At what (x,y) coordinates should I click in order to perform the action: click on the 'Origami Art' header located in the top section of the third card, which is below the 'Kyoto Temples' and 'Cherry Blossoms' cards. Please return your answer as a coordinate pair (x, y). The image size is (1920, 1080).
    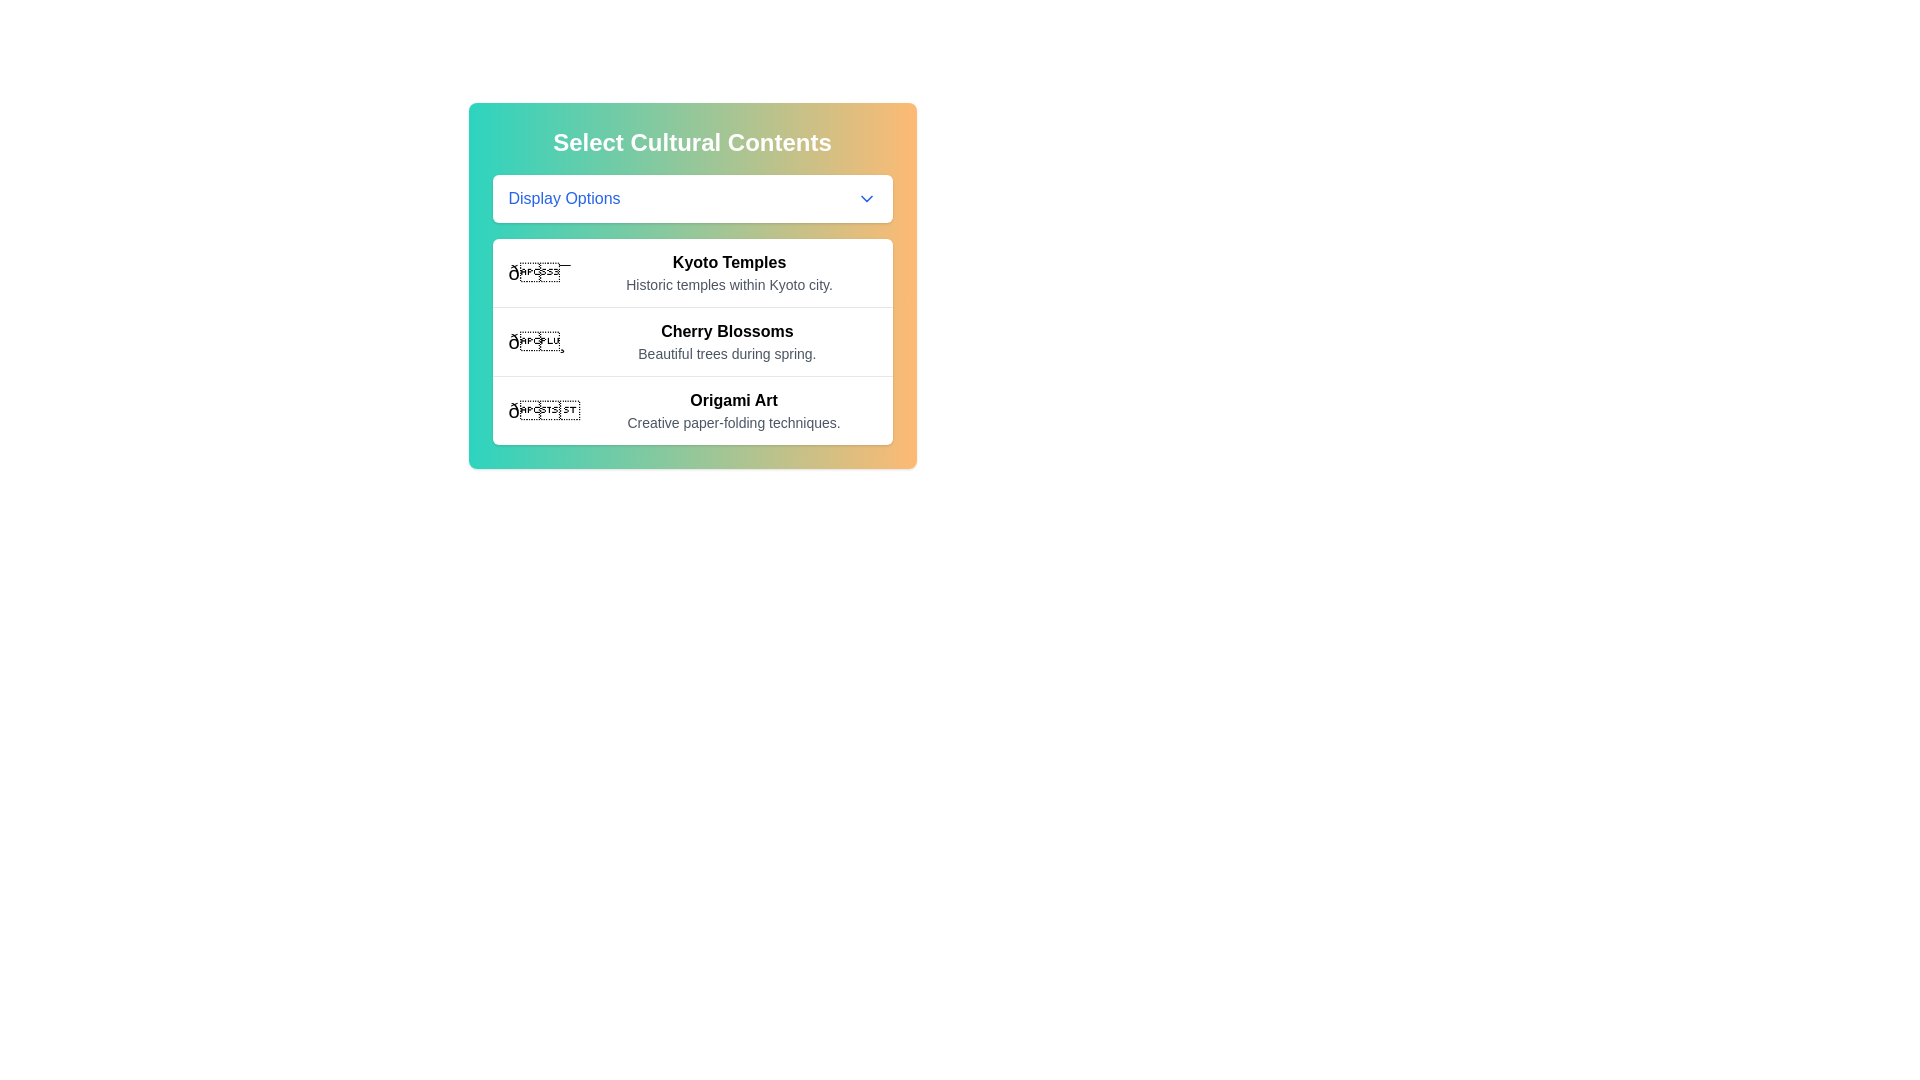
    Looking at the image, I should click on (733, 401).